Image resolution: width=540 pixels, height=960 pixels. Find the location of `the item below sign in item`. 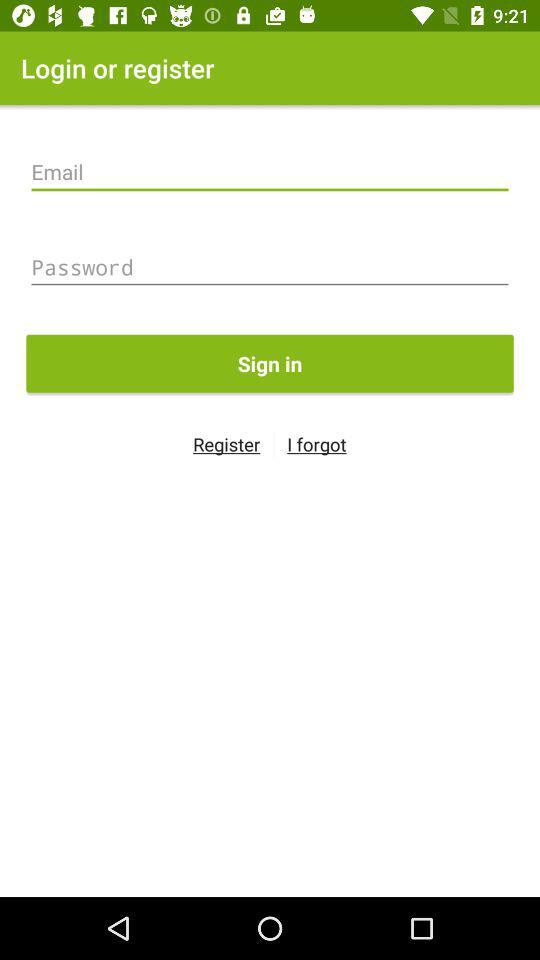

the item below sign in item is located at coordinates (316, 444).